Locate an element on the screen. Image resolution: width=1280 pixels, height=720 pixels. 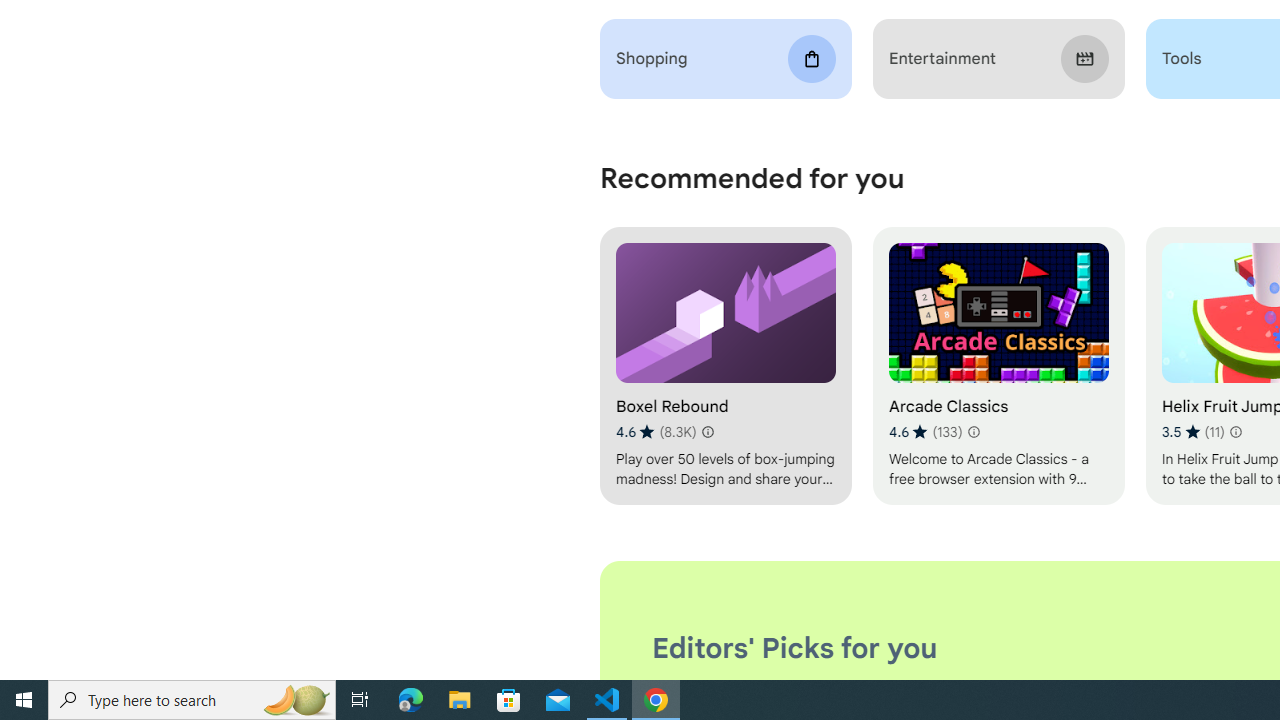
'Arcade Classics' is located at coordinates (998, 366).